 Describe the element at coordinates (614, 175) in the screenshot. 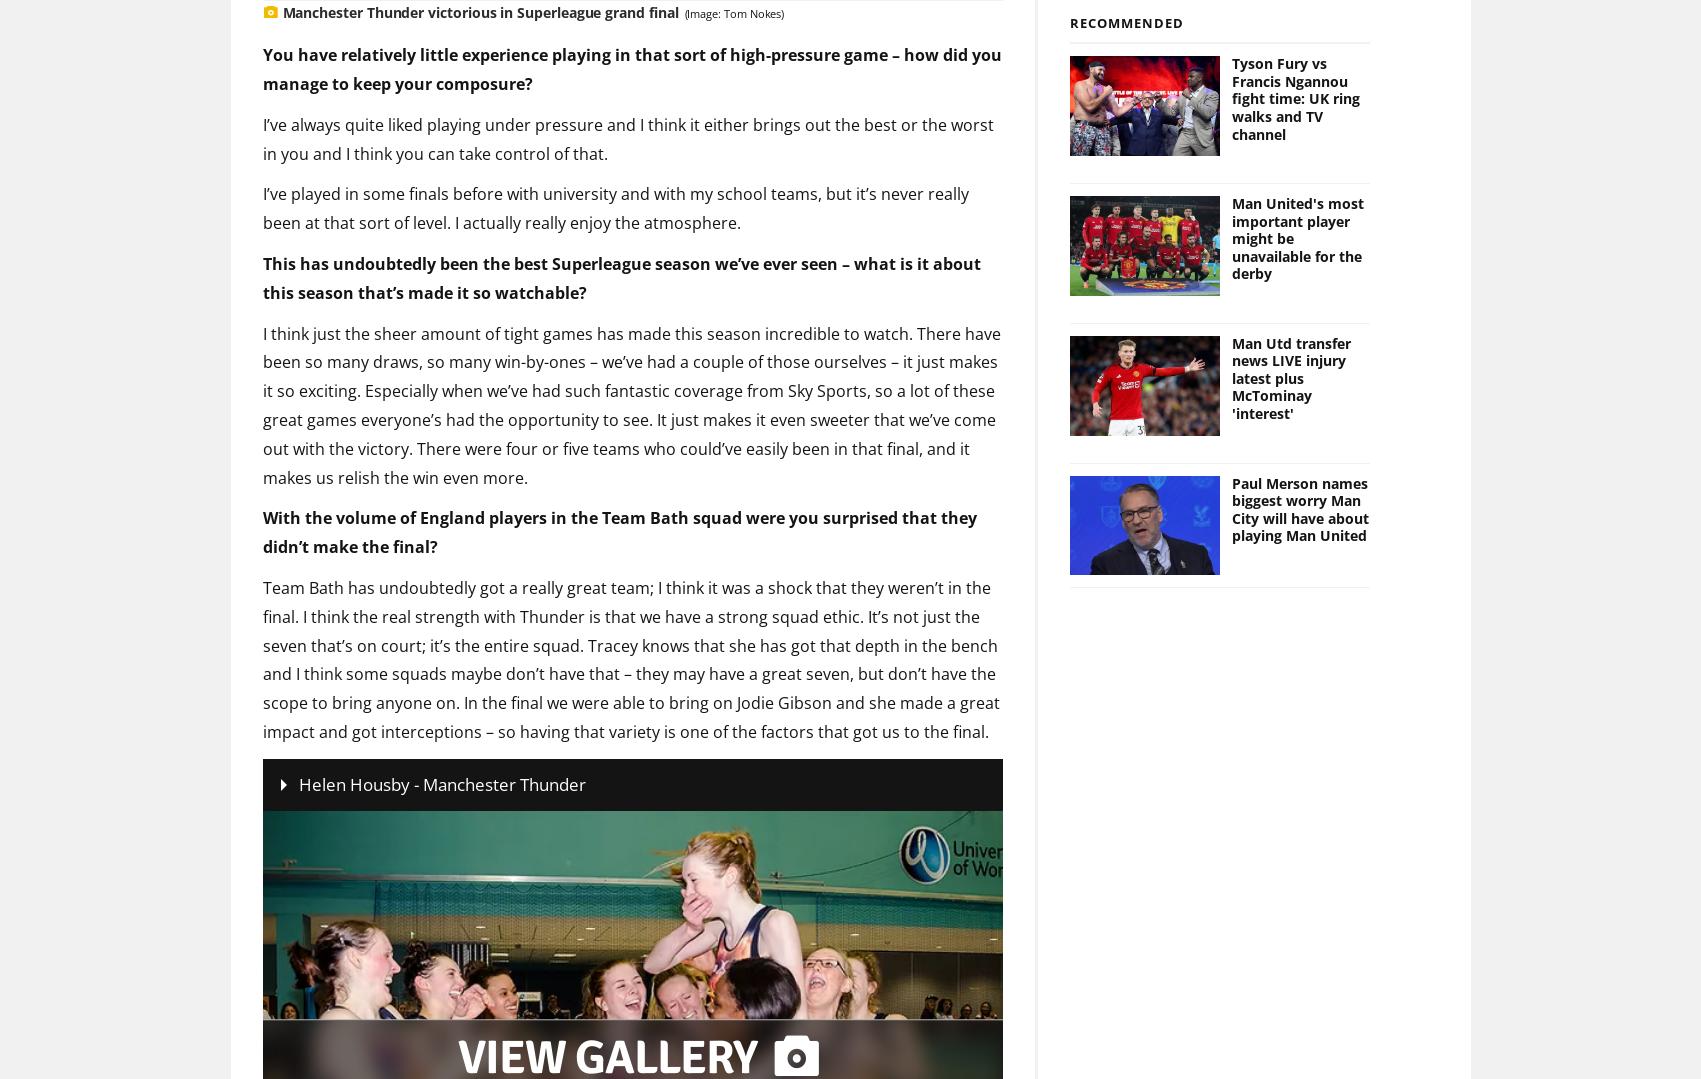

I see `'I’ve played in some finals before with university and with my school teams, but it’s never really been at that sort of level. I actually really enjoy the atmosphere.'` at that location.